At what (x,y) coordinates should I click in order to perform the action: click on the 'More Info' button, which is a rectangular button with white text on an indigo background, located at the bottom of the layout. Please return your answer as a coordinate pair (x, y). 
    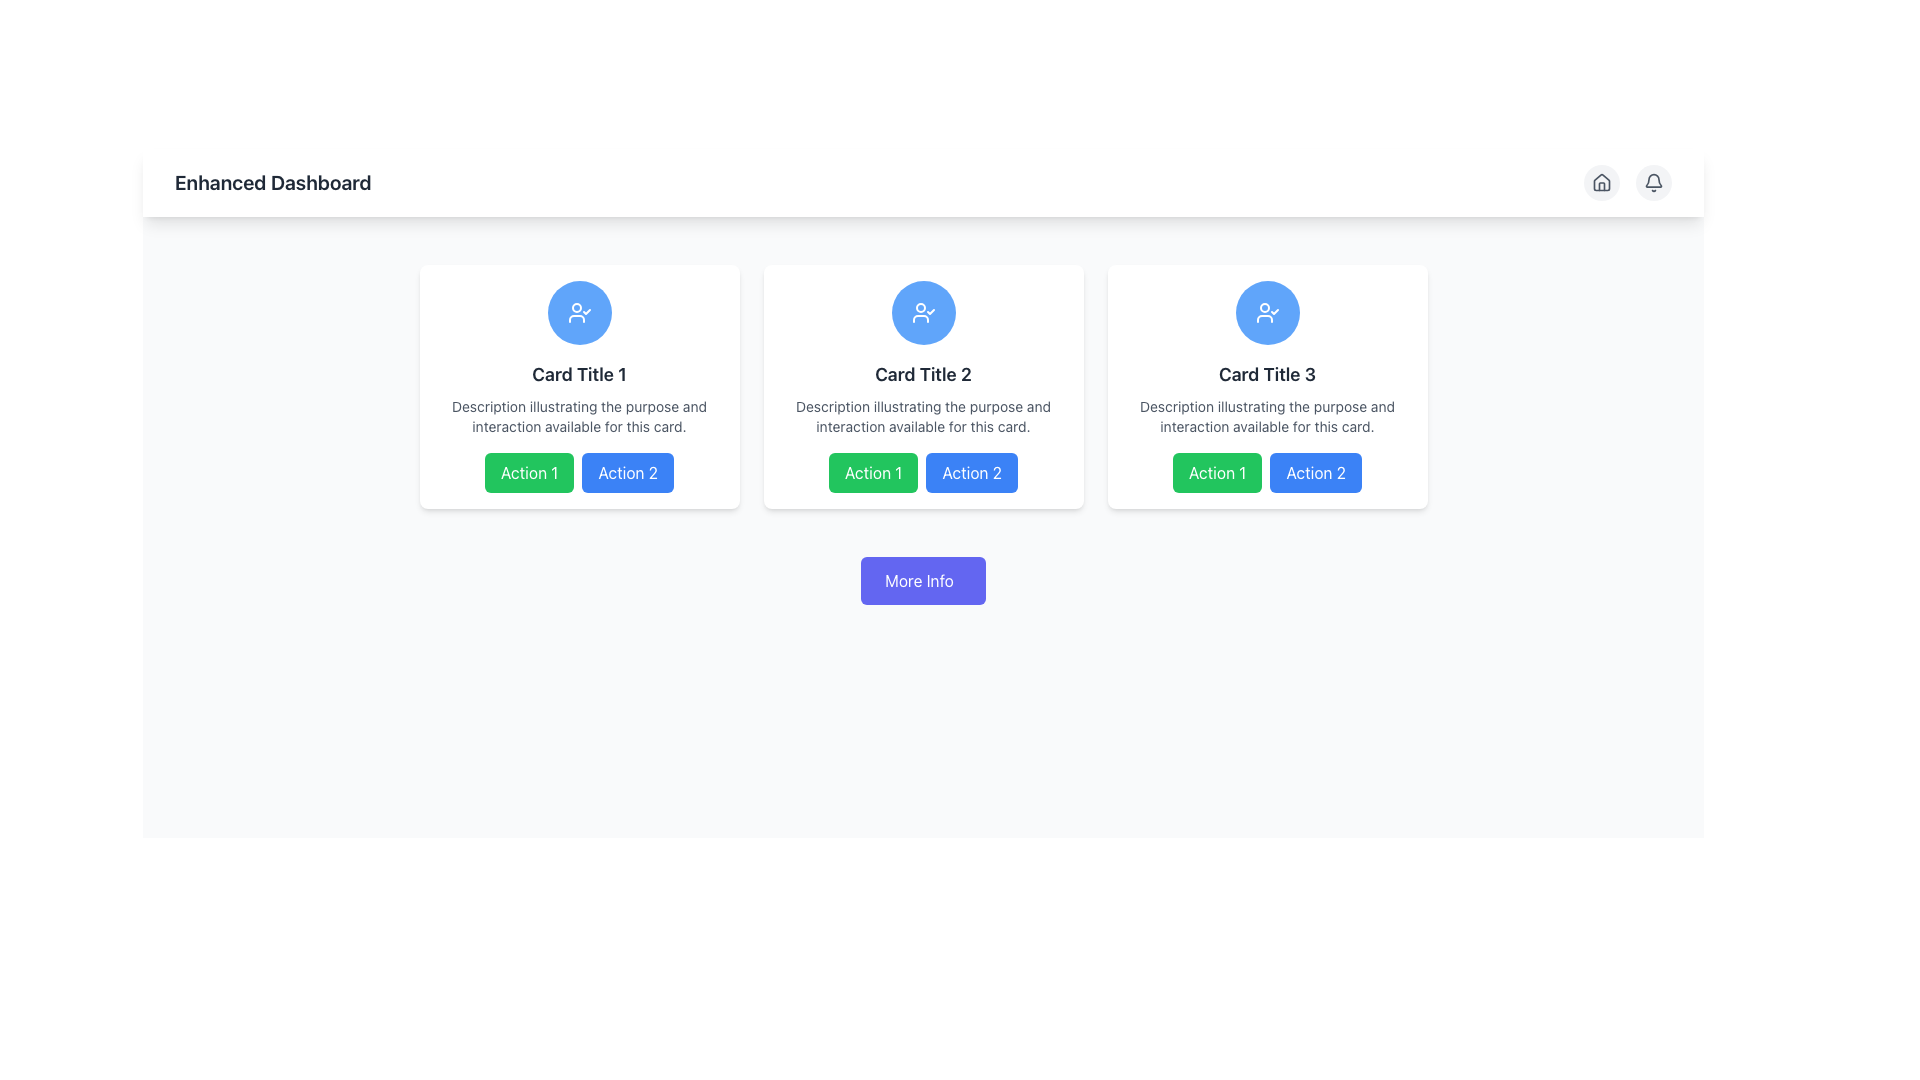
    Looking at the image, I should click on (921, 581).